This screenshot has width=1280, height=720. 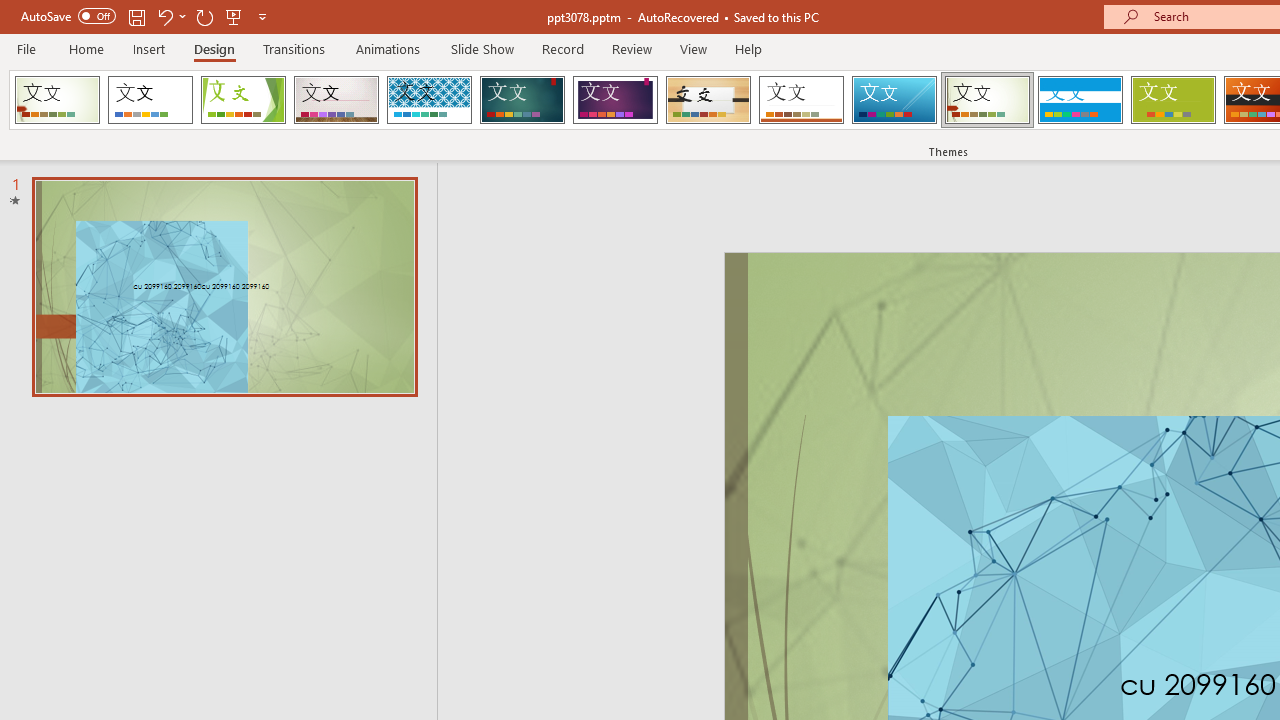 What do you see at coordinates (149, 100) in the screenshot?
I see `'Office Theme'` at bounding box center [149, 100].